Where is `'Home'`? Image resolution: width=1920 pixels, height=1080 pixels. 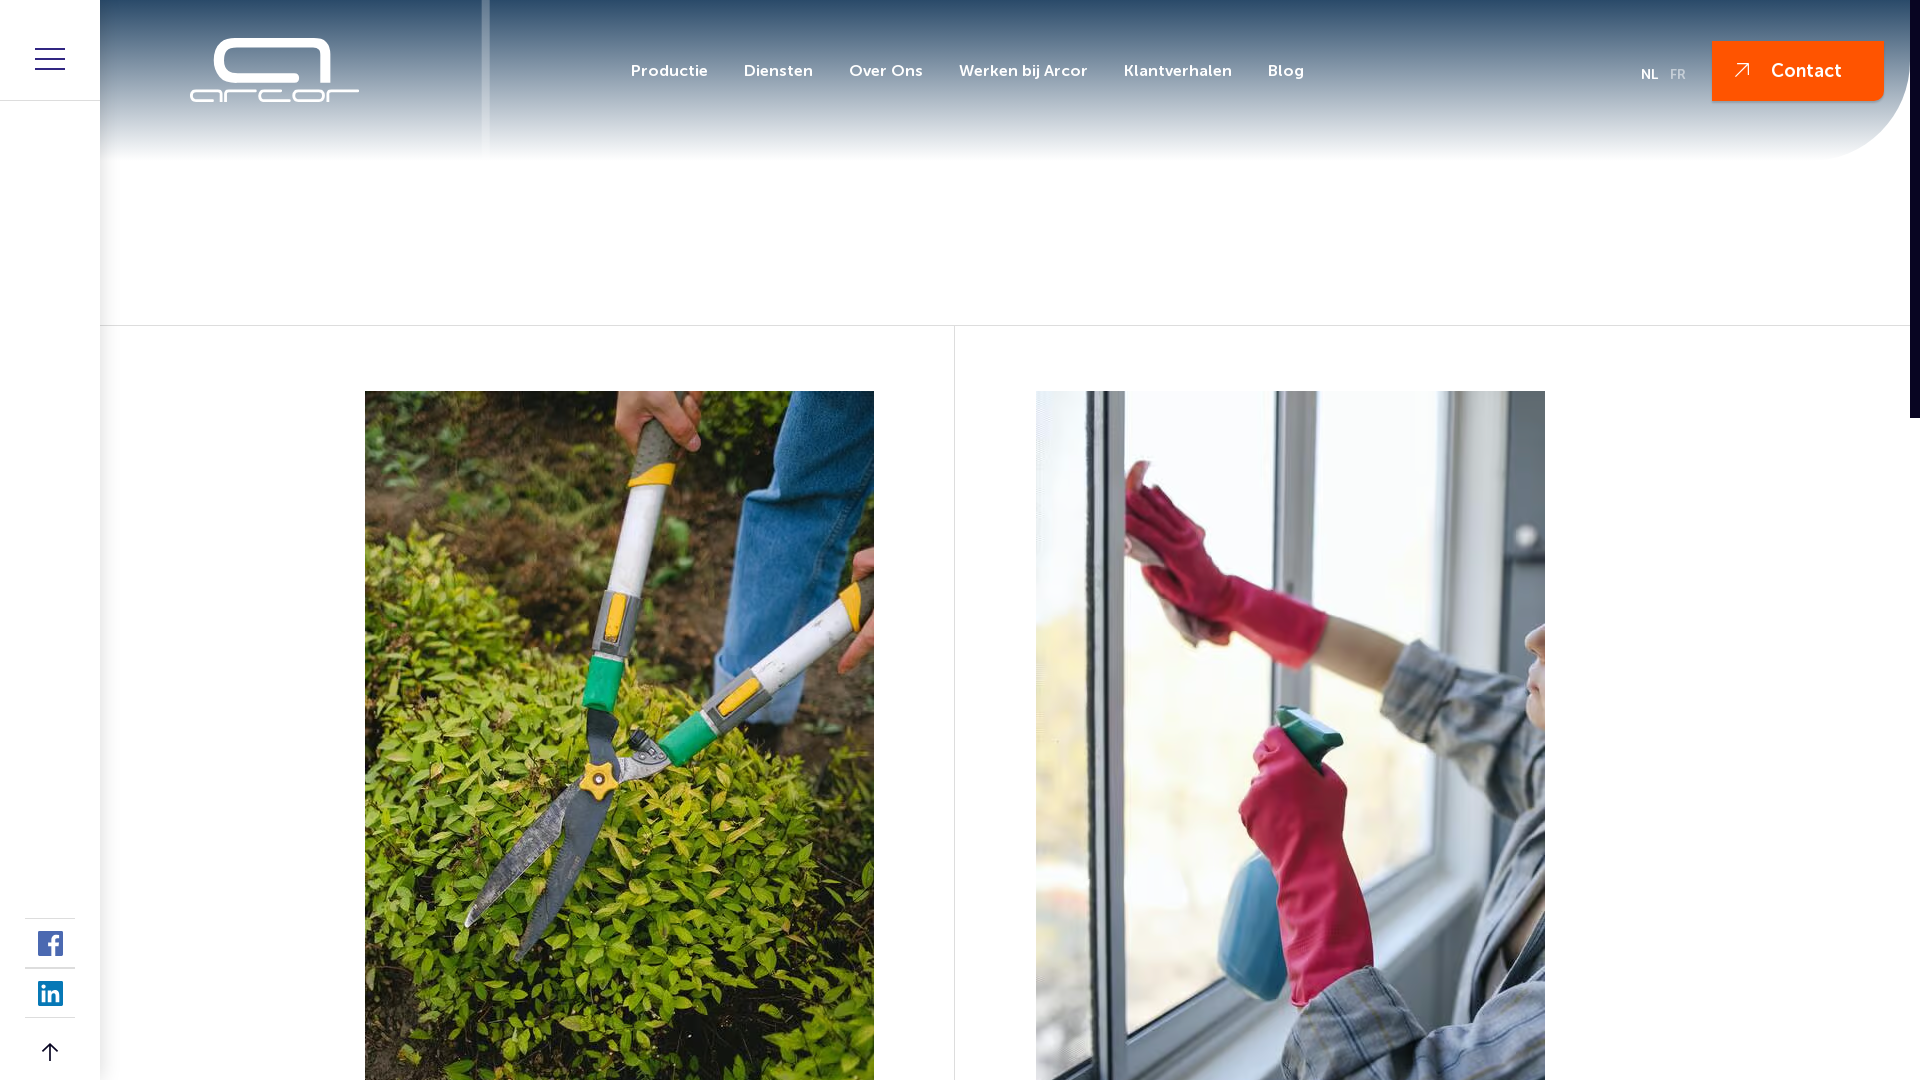
'Home' is located at coordinates (400, 289).